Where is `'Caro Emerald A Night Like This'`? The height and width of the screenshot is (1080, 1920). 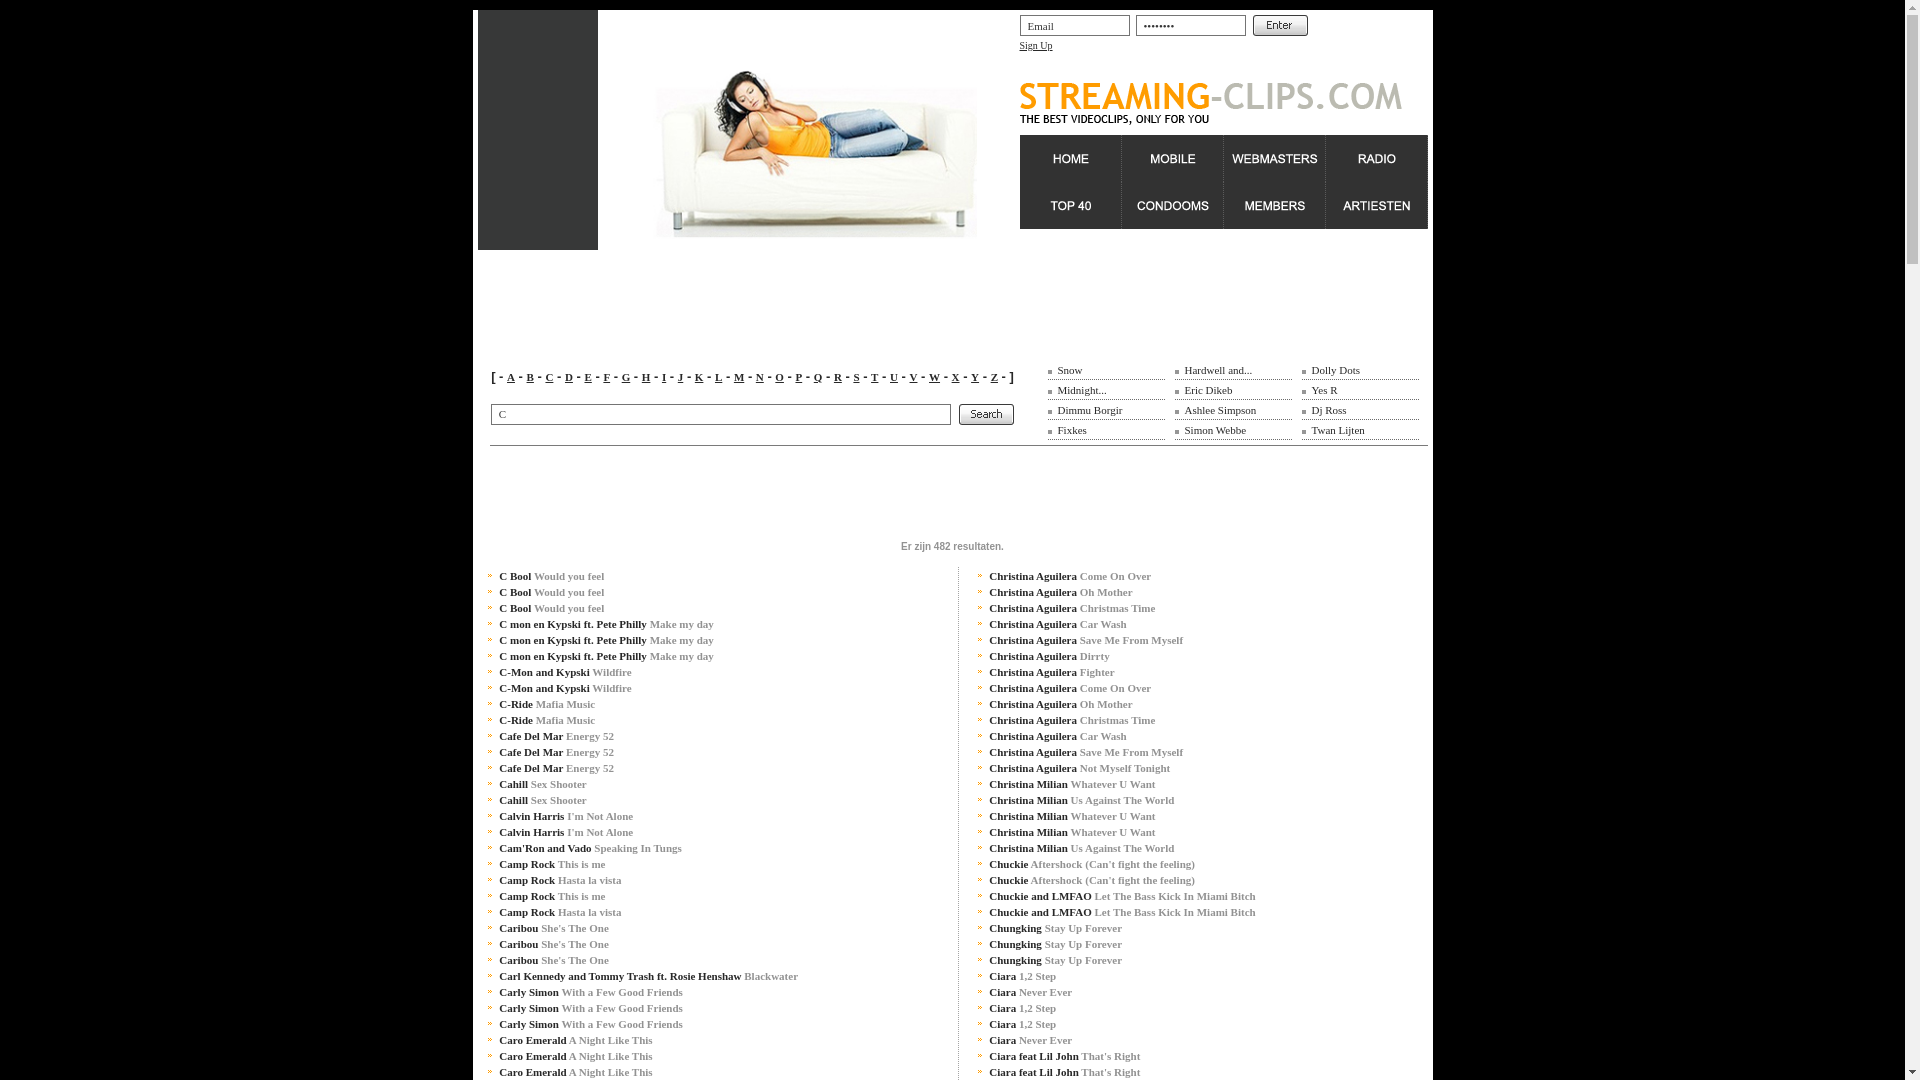 'Caro Emerald A Night Like This' is located at coordinates (574, 1071).